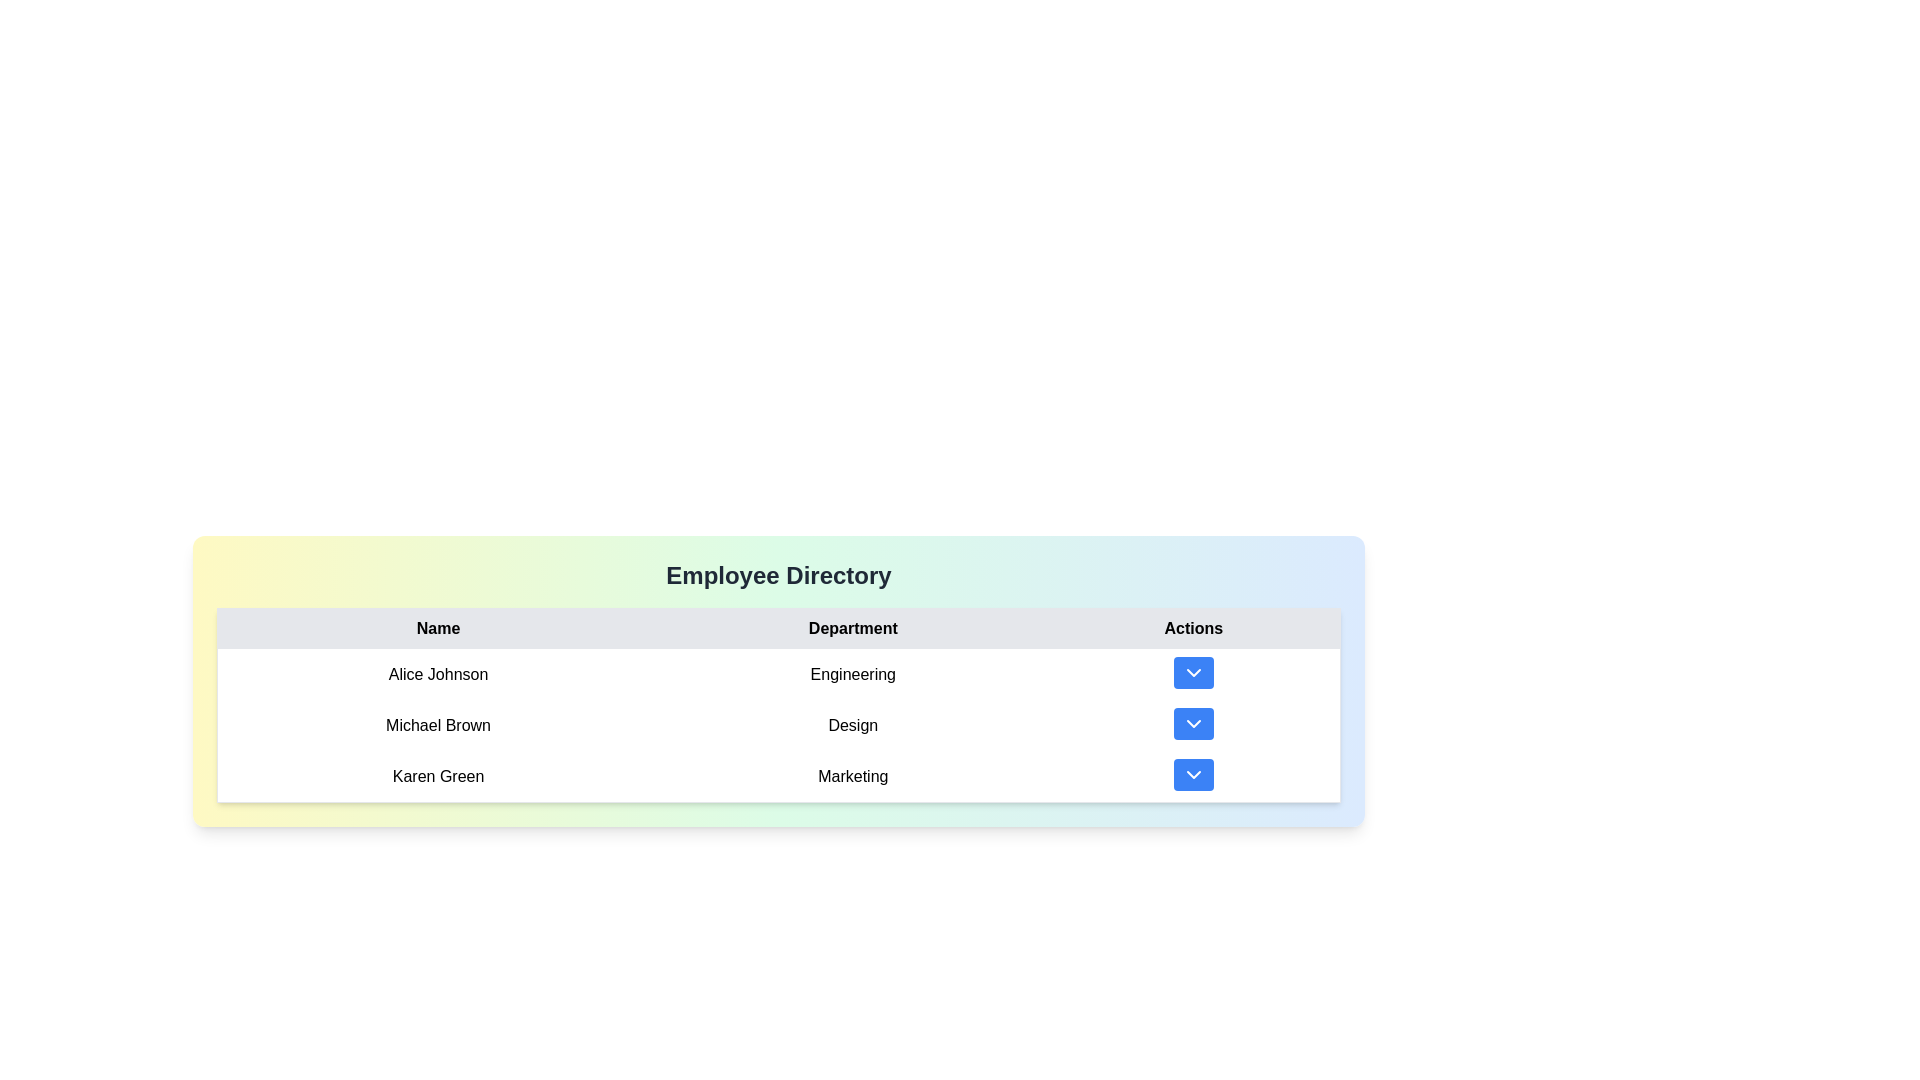 This screenshot has width=1920, height=1080. I want to click on the static text label 'Department' located in the second column of the table header, which is displayed in black font on a light gray background, so click(853, 627).